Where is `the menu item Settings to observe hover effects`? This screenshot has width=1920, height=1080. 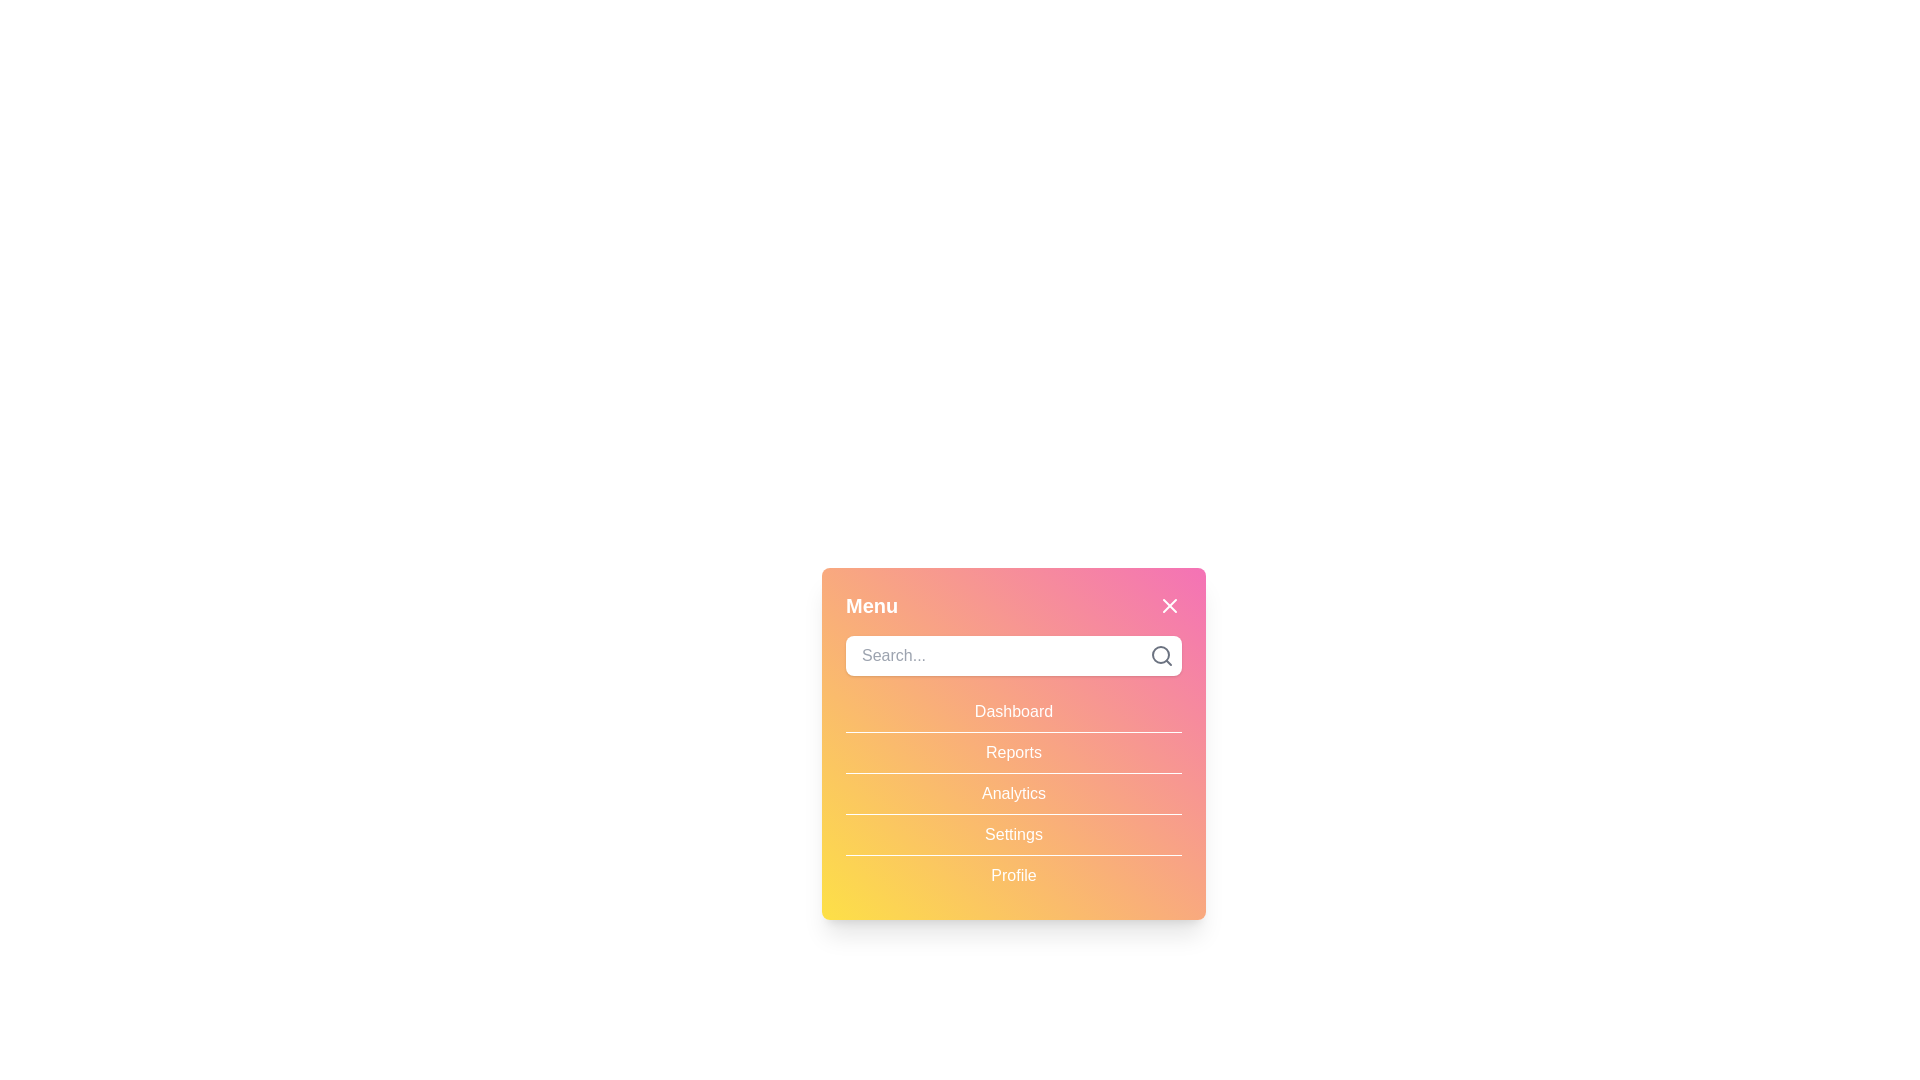
the menu item Settings to observe hover effects is located at coordinates (1013, 833).